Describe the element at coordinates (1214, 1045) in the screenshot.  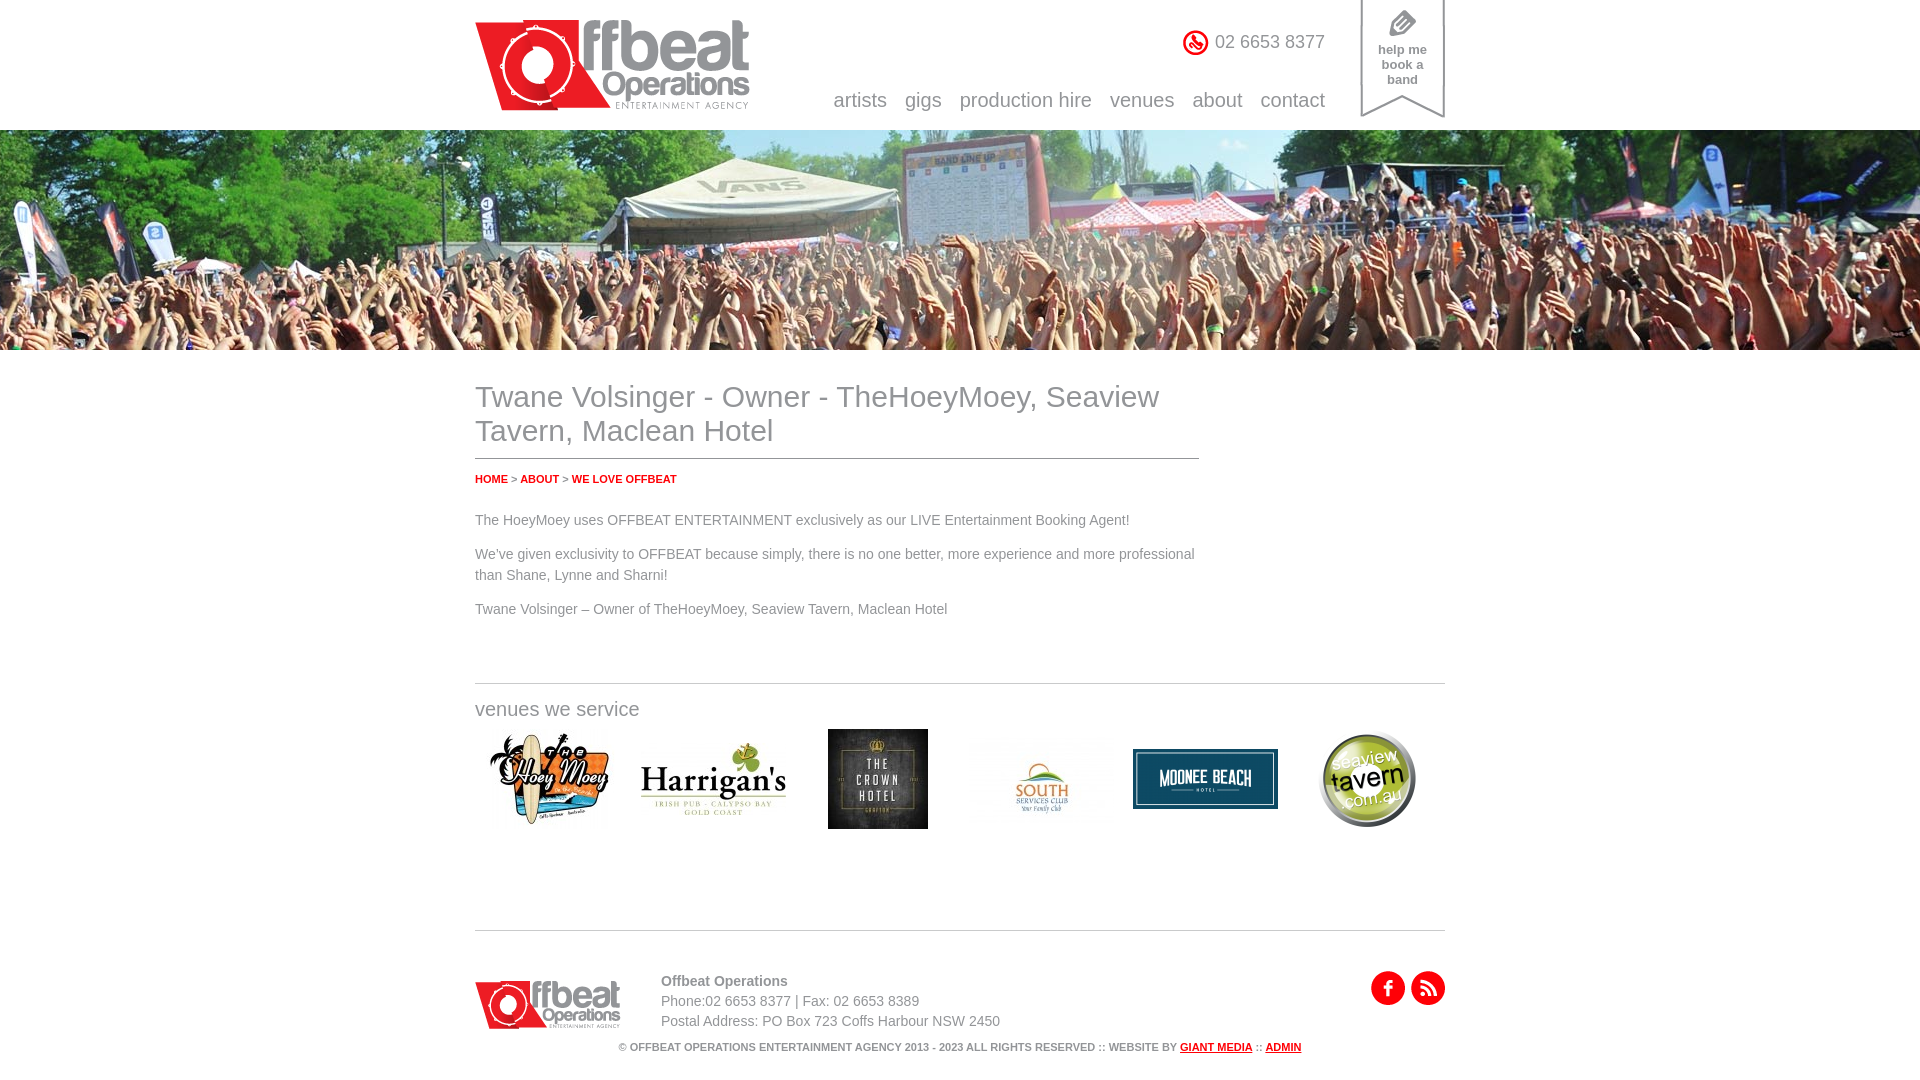
I see `'GIANT MEDIA'` at that location.